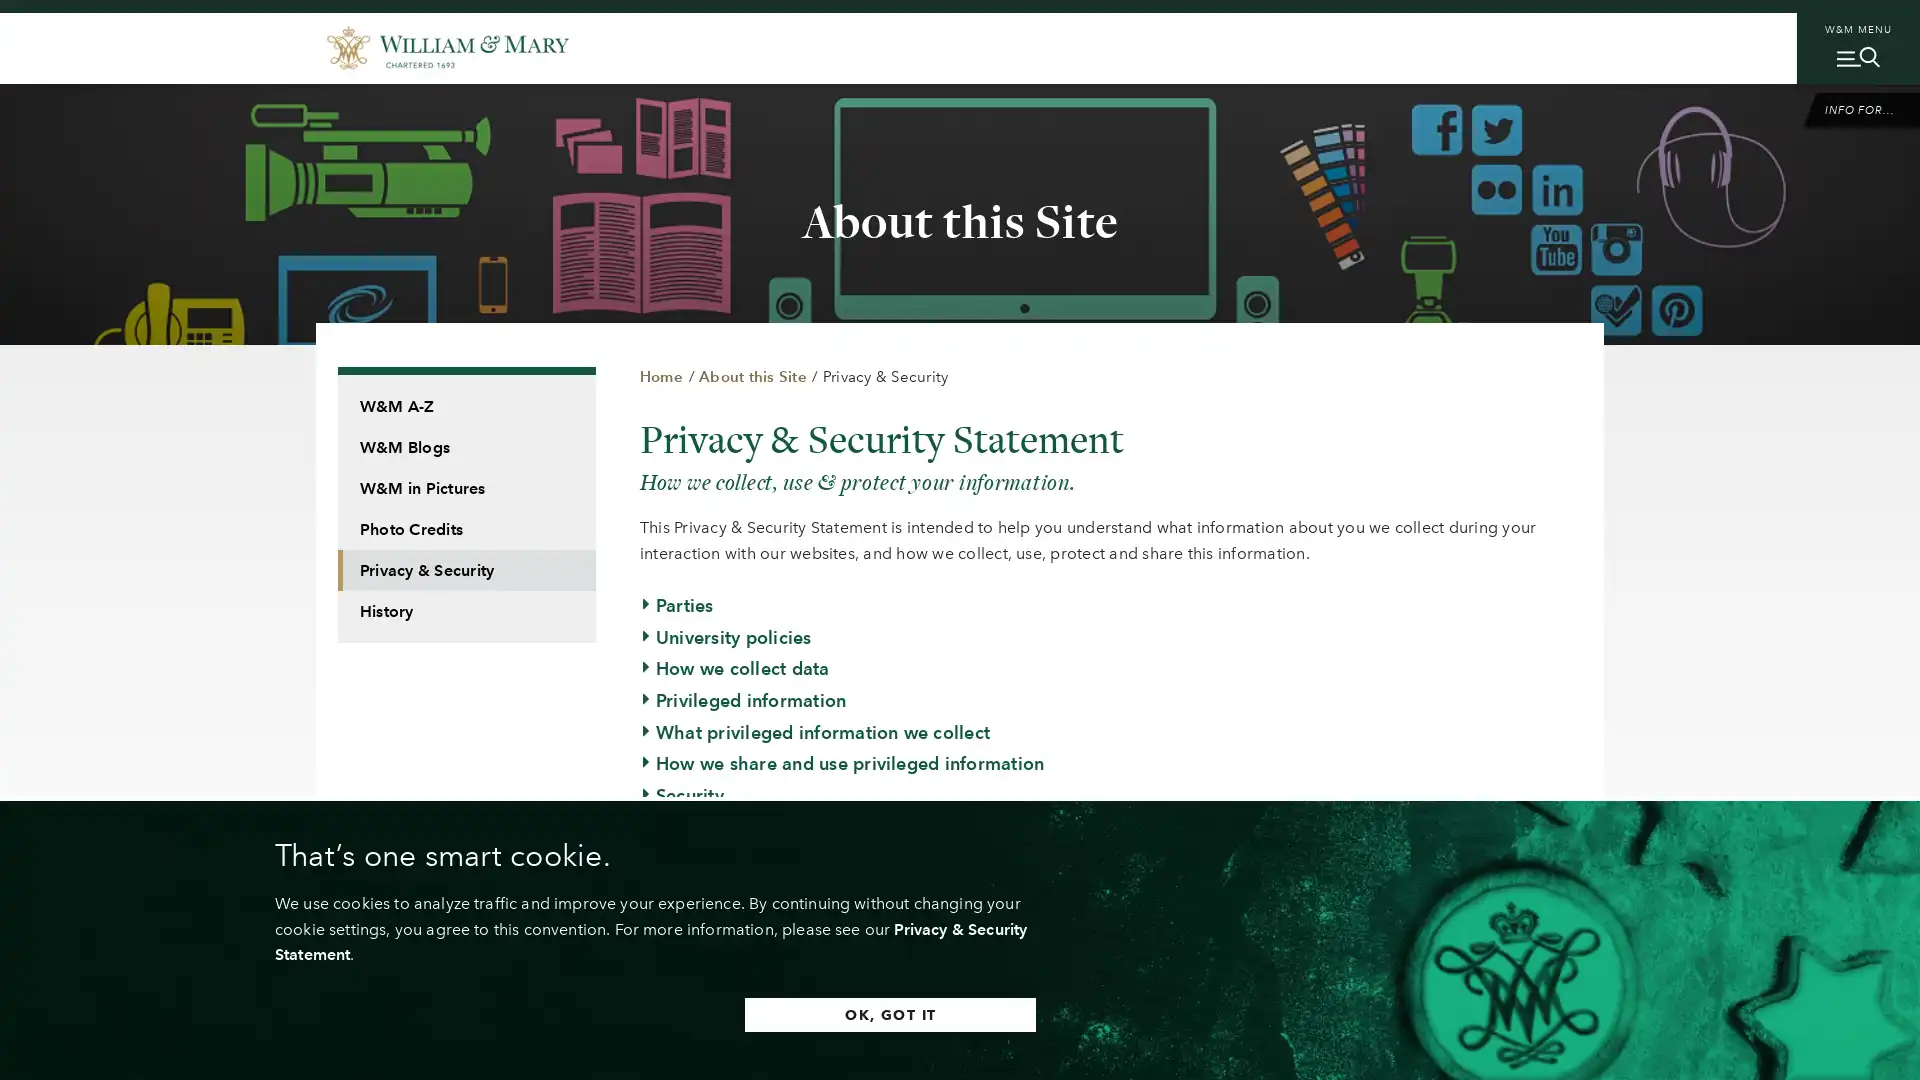 The width and height of the screenshot is (1920, 1080). What do you see at coordinates (694, 921) in the screenshot?
I see `Contact Us` at bounding box center [694, 921].